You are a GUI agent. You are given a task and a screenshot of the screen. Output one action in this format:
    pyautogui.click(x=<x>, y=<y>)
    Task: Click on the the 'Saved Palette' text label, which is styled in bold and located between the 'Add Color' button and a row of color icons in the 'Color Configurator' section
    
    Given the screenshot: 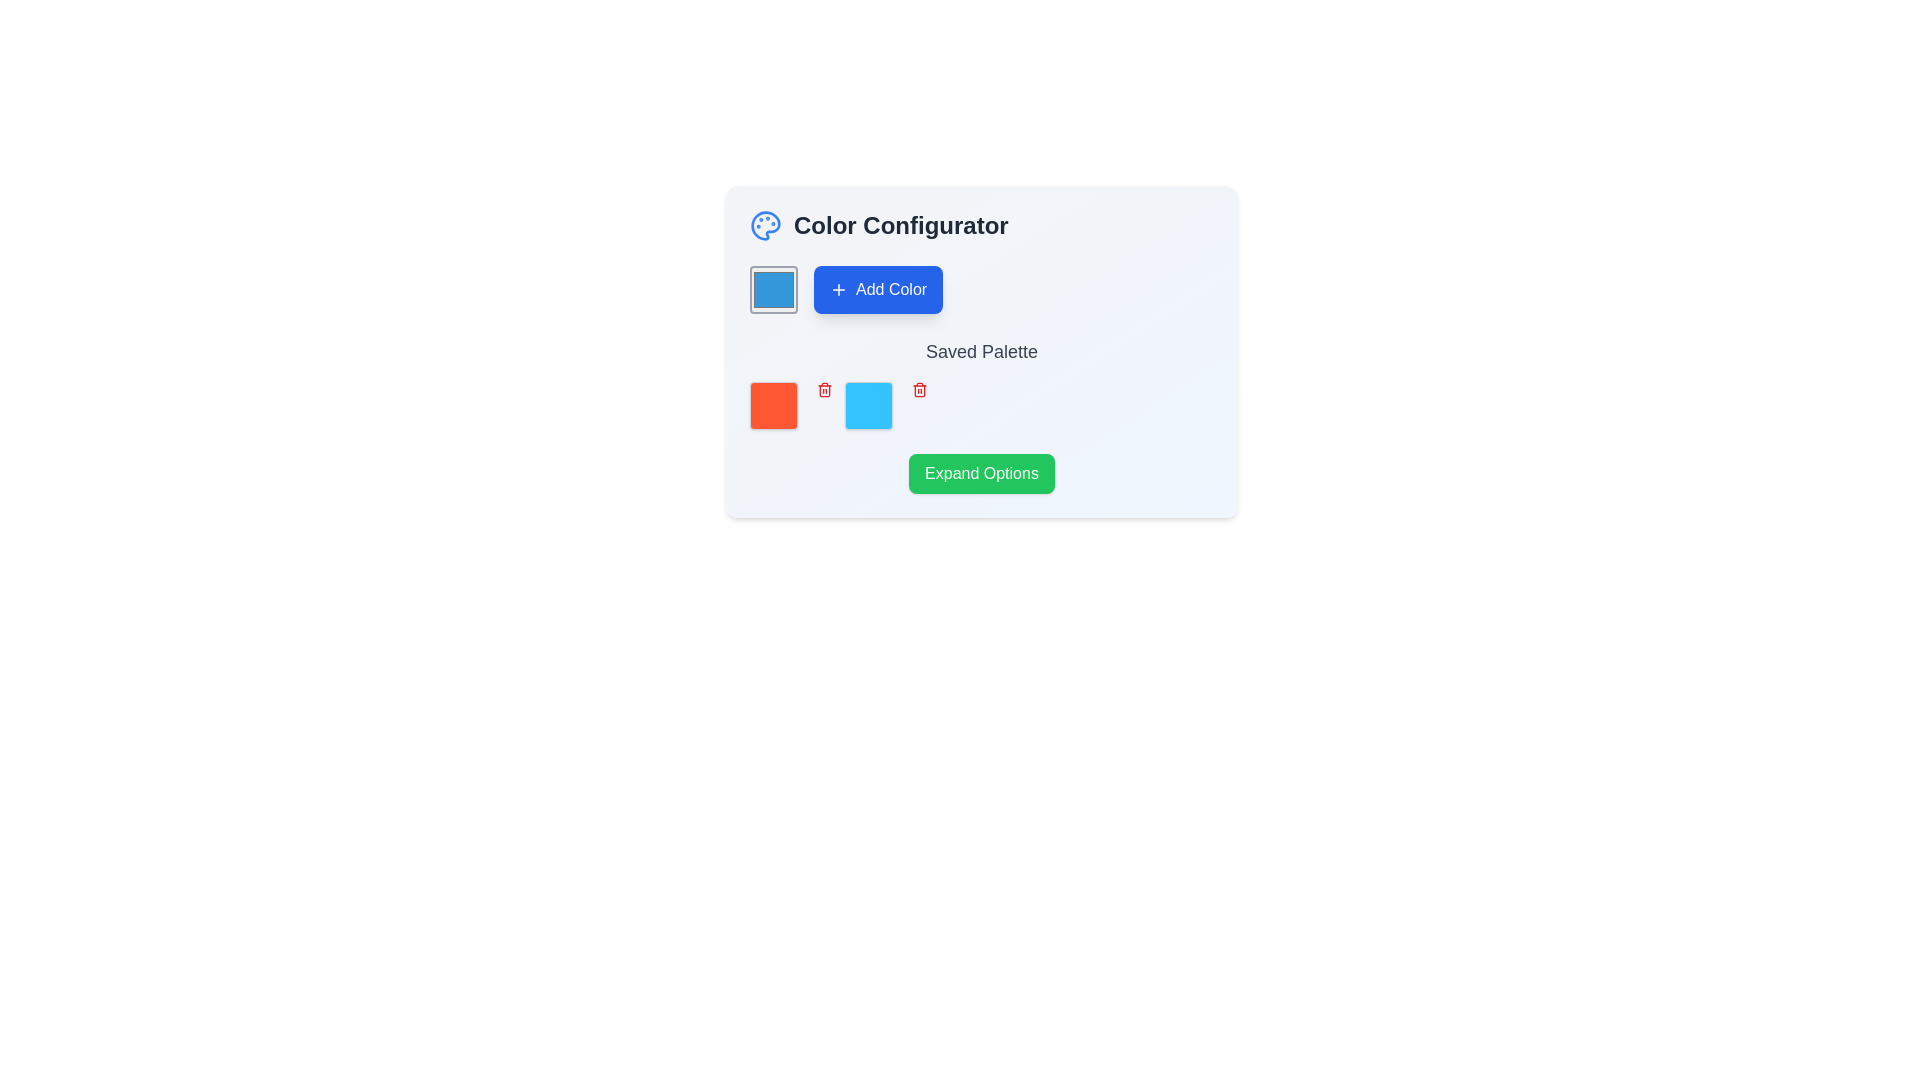 What is the action you would take?
    pyautogui.click(x=982, y=350)
    